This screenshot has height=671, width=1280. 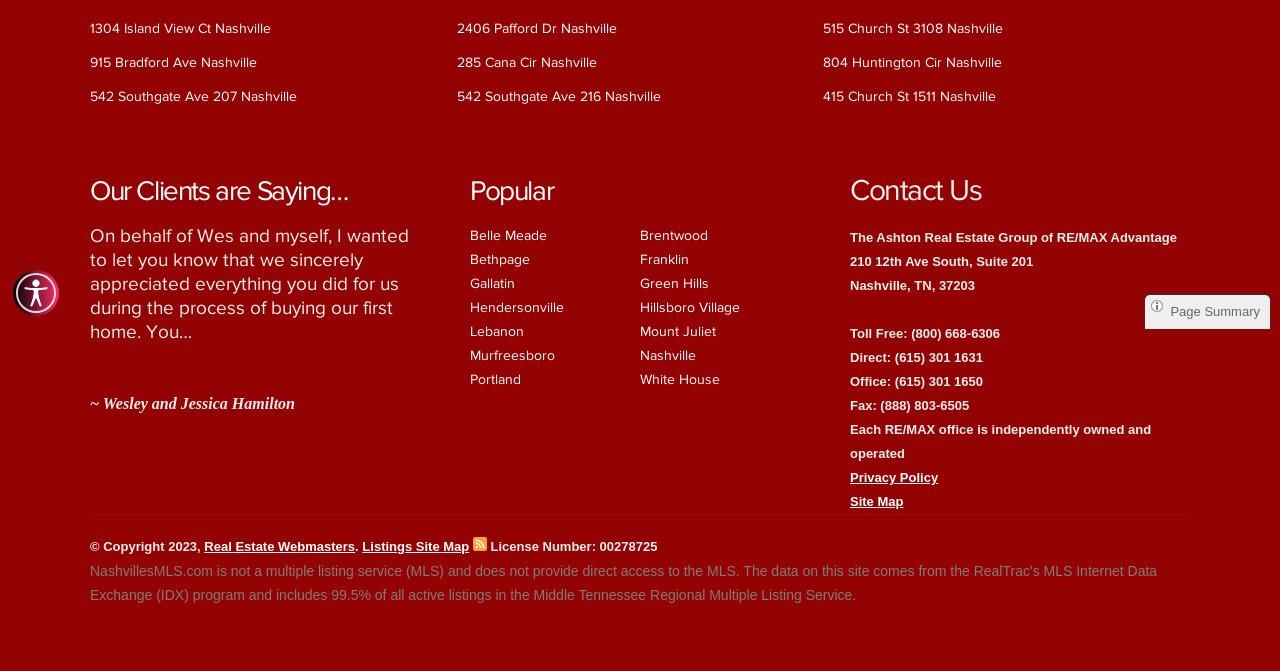 What do you see at coordinates (923, 403) in the screenshot?
I see `'(888) 803-6505'` at bounding box center [923, 403].